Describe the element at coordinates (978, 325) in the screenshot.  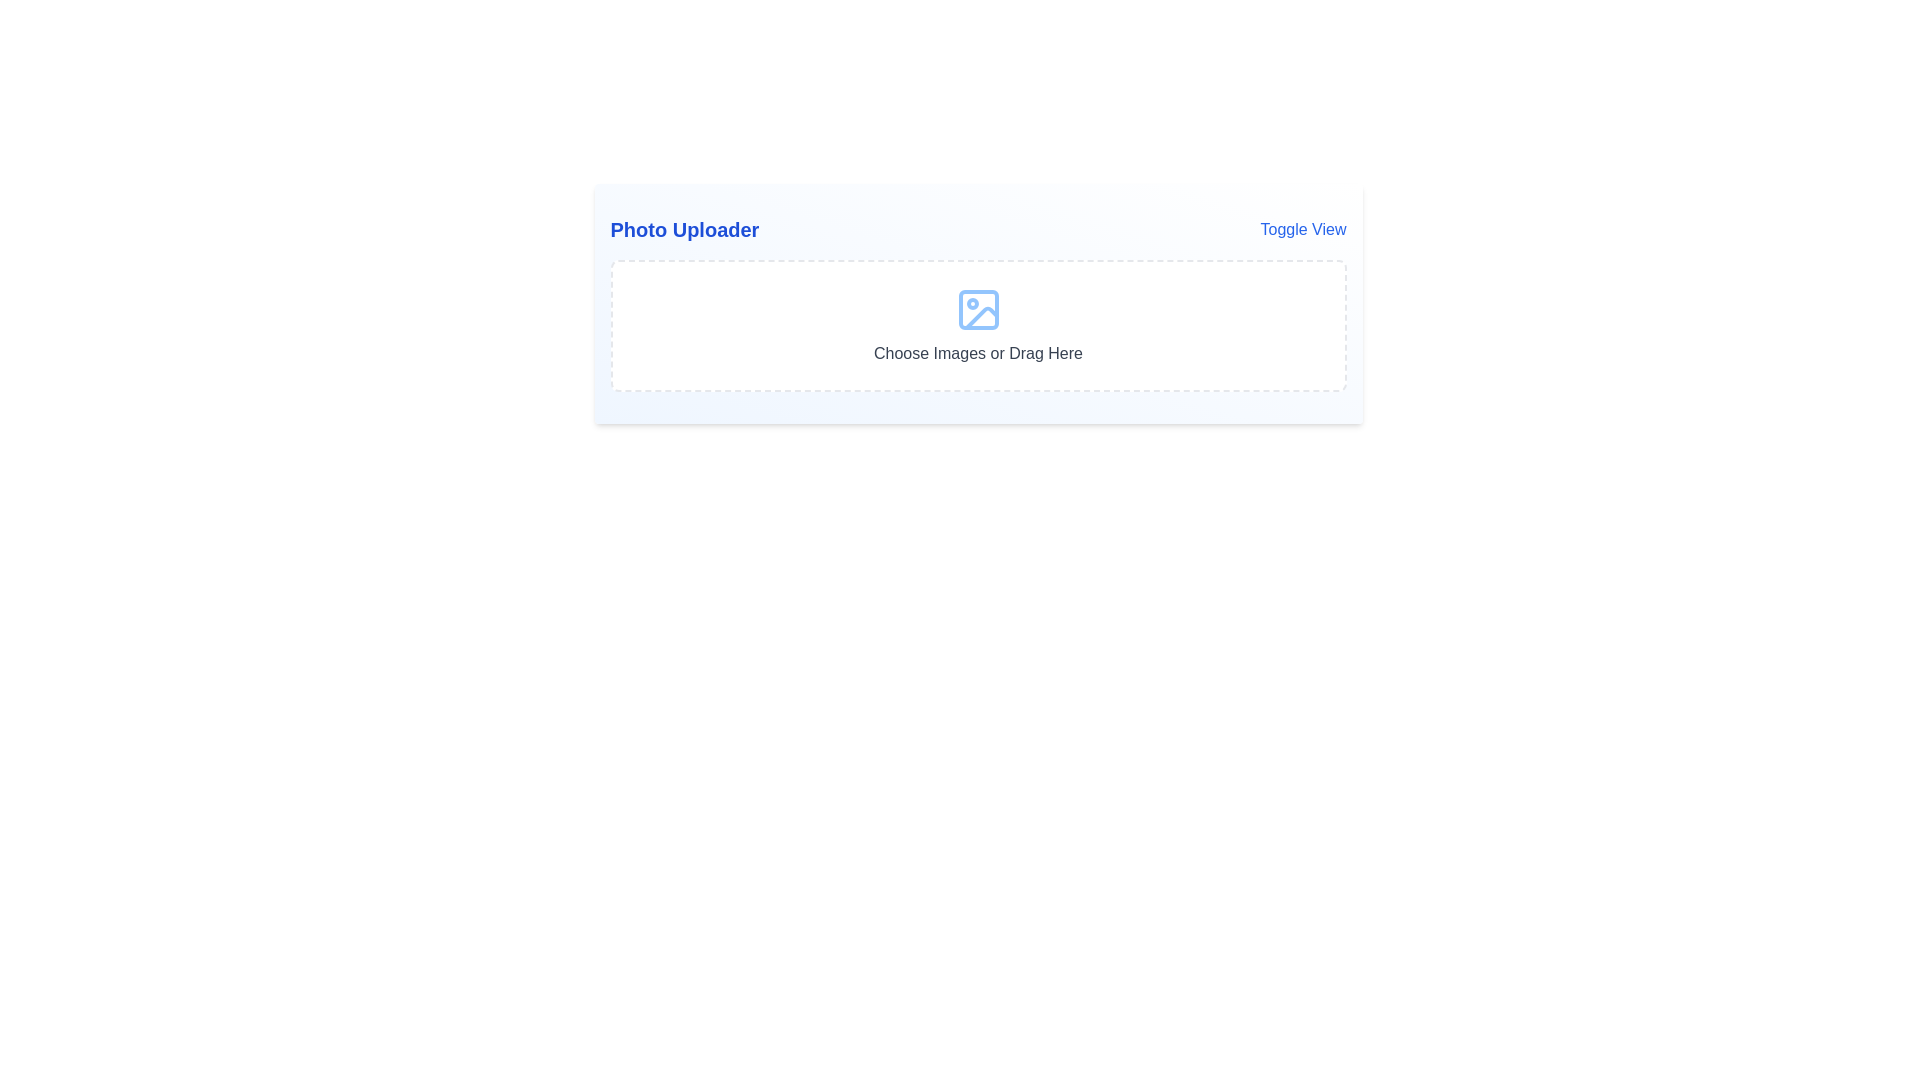
I see `the interactive area for image upload functionality located under the 'Photo Uploader' header` at that location.